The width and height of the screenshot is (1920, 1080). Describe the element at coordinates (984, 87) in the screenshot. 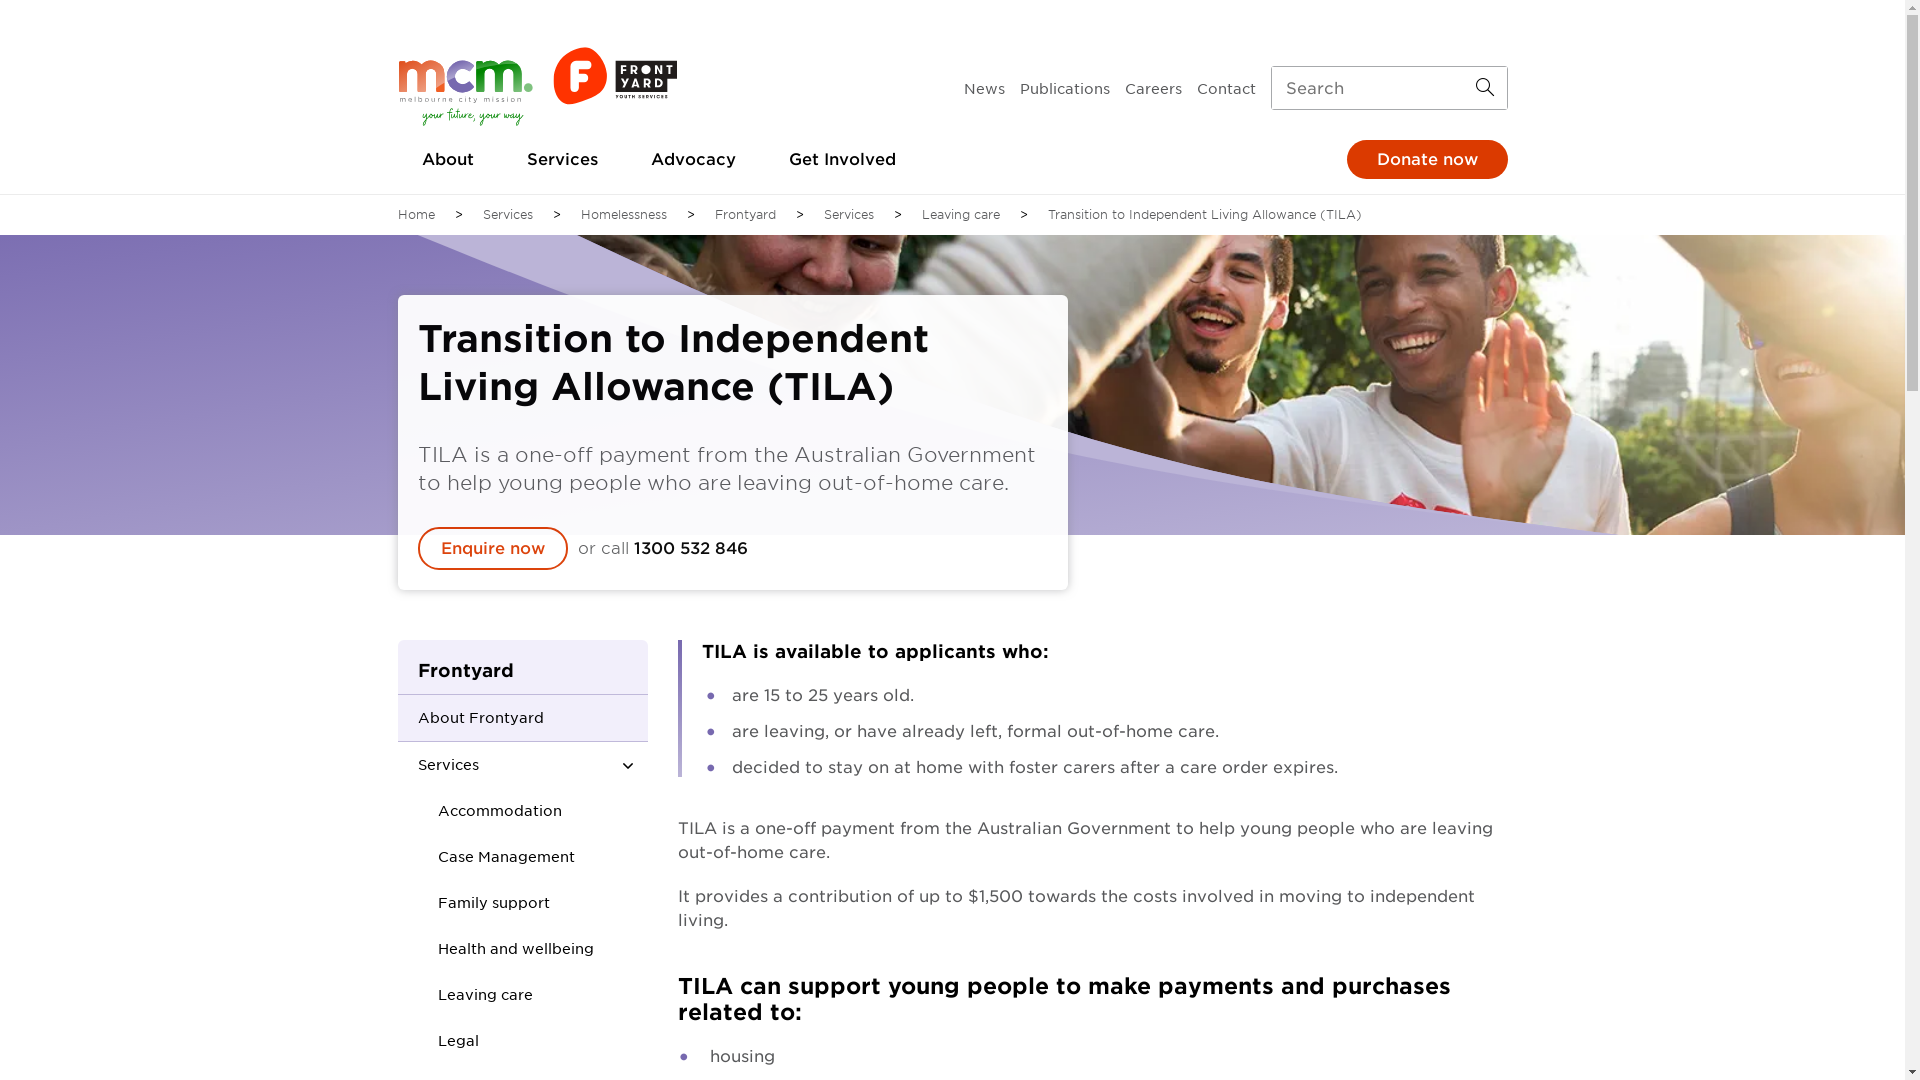

I see `'News'` at that location.